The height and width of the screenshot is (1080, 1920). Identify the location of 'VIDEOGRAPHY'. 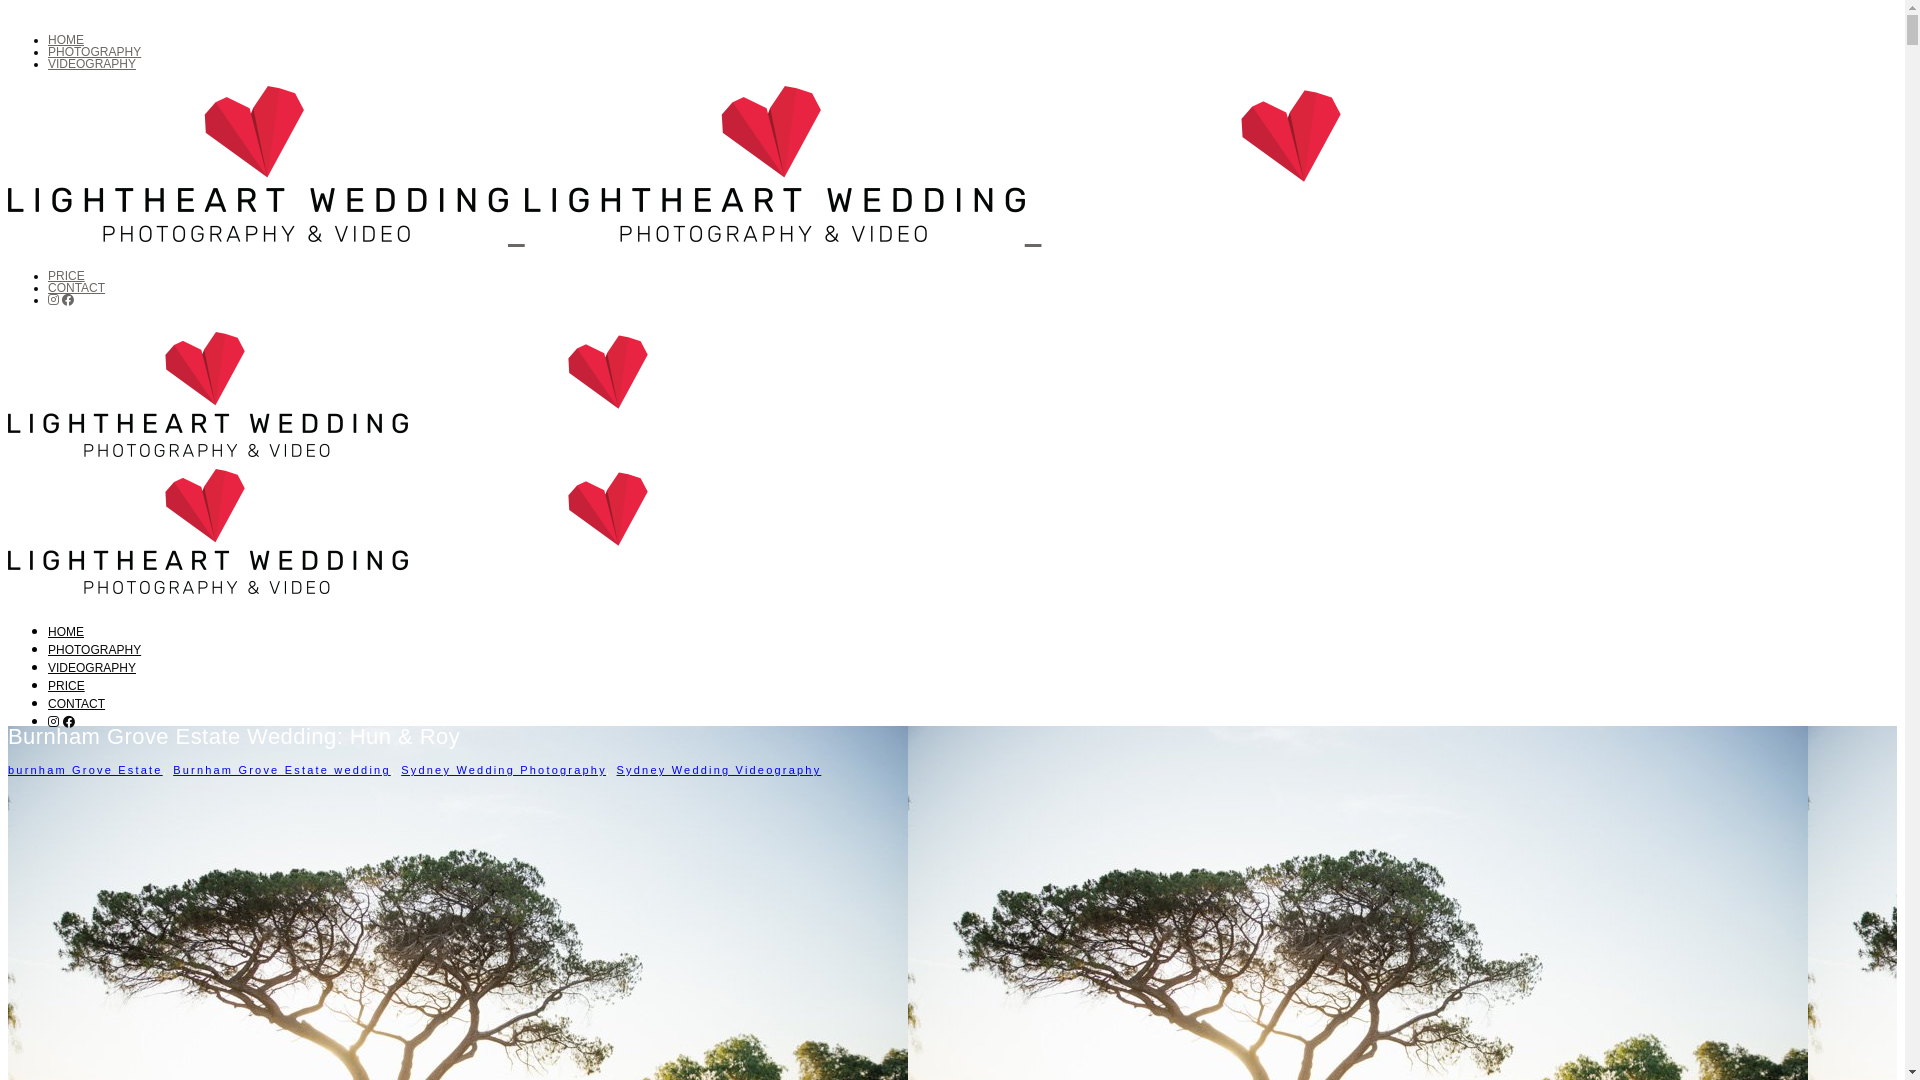
(48, 667).